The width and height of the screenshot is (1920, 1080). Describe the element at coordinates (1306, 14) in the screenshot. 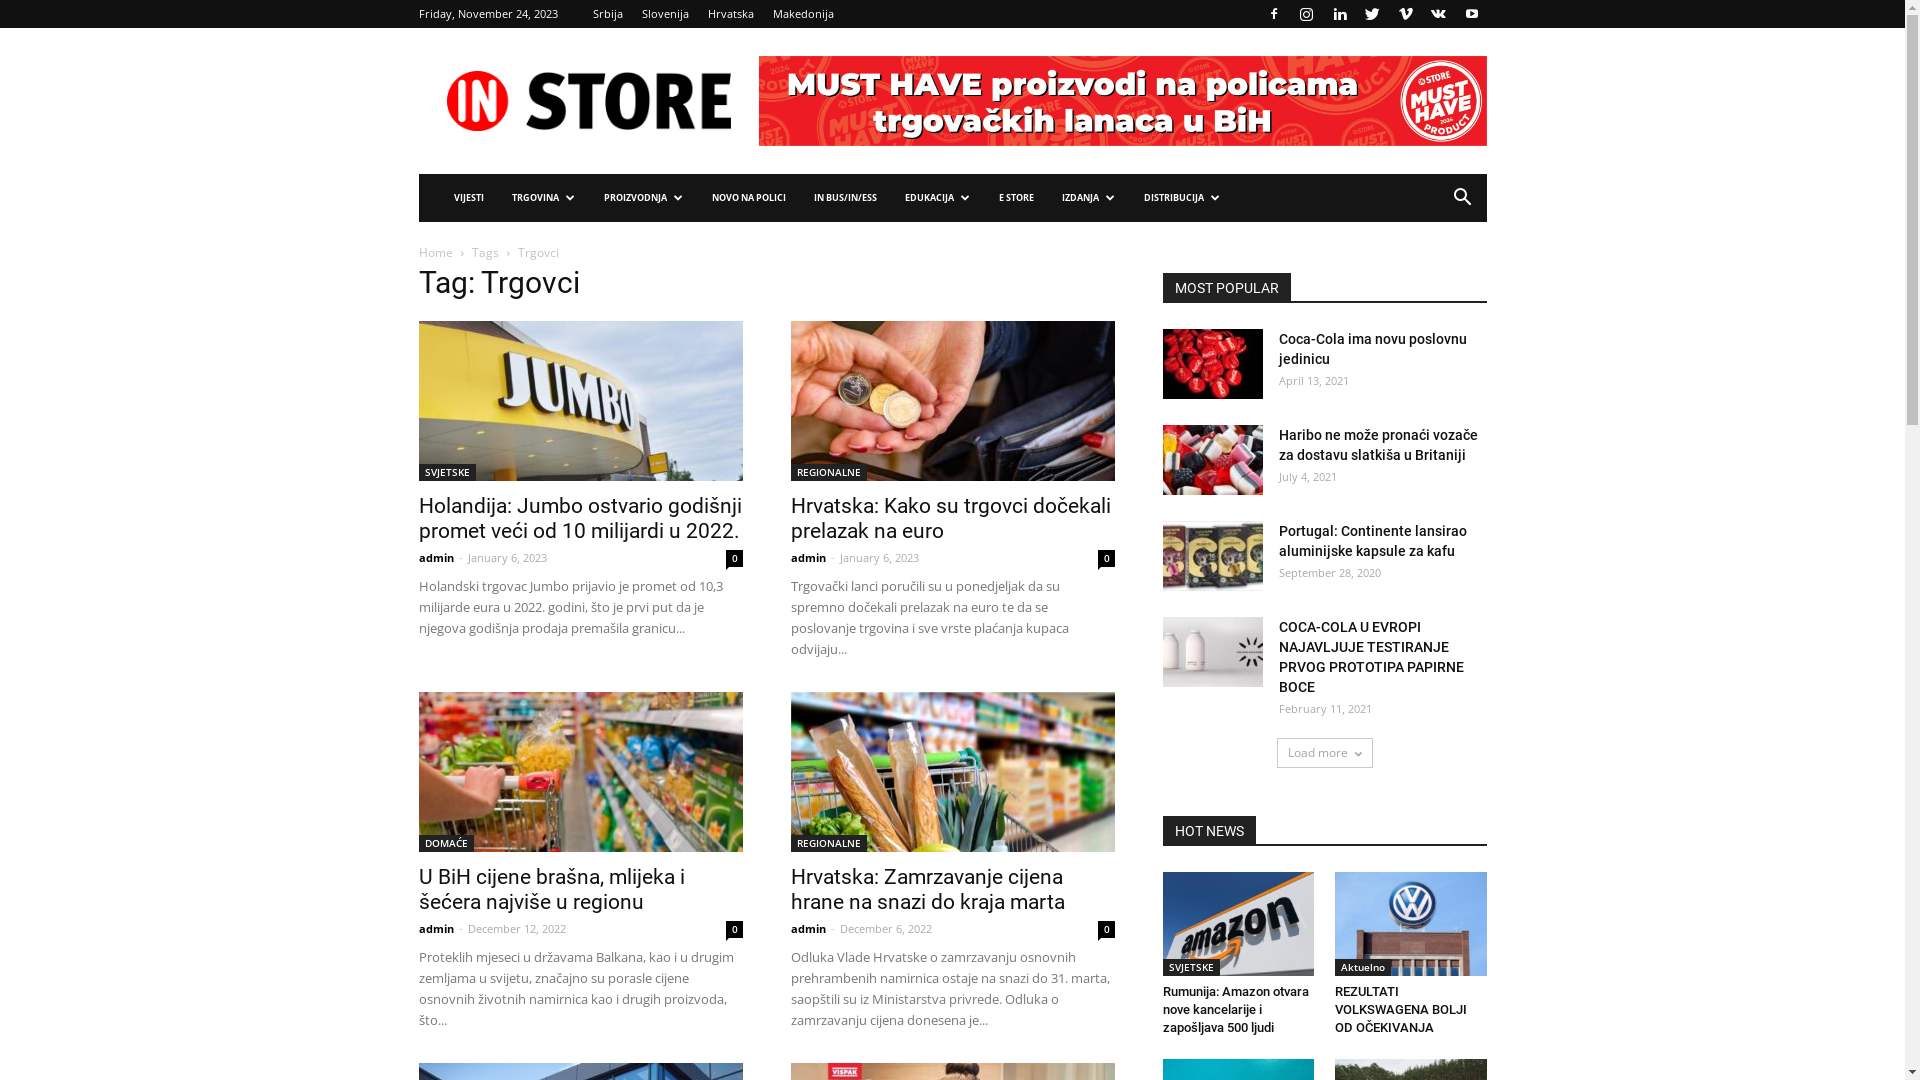

I see `'Instagram'` at that location.